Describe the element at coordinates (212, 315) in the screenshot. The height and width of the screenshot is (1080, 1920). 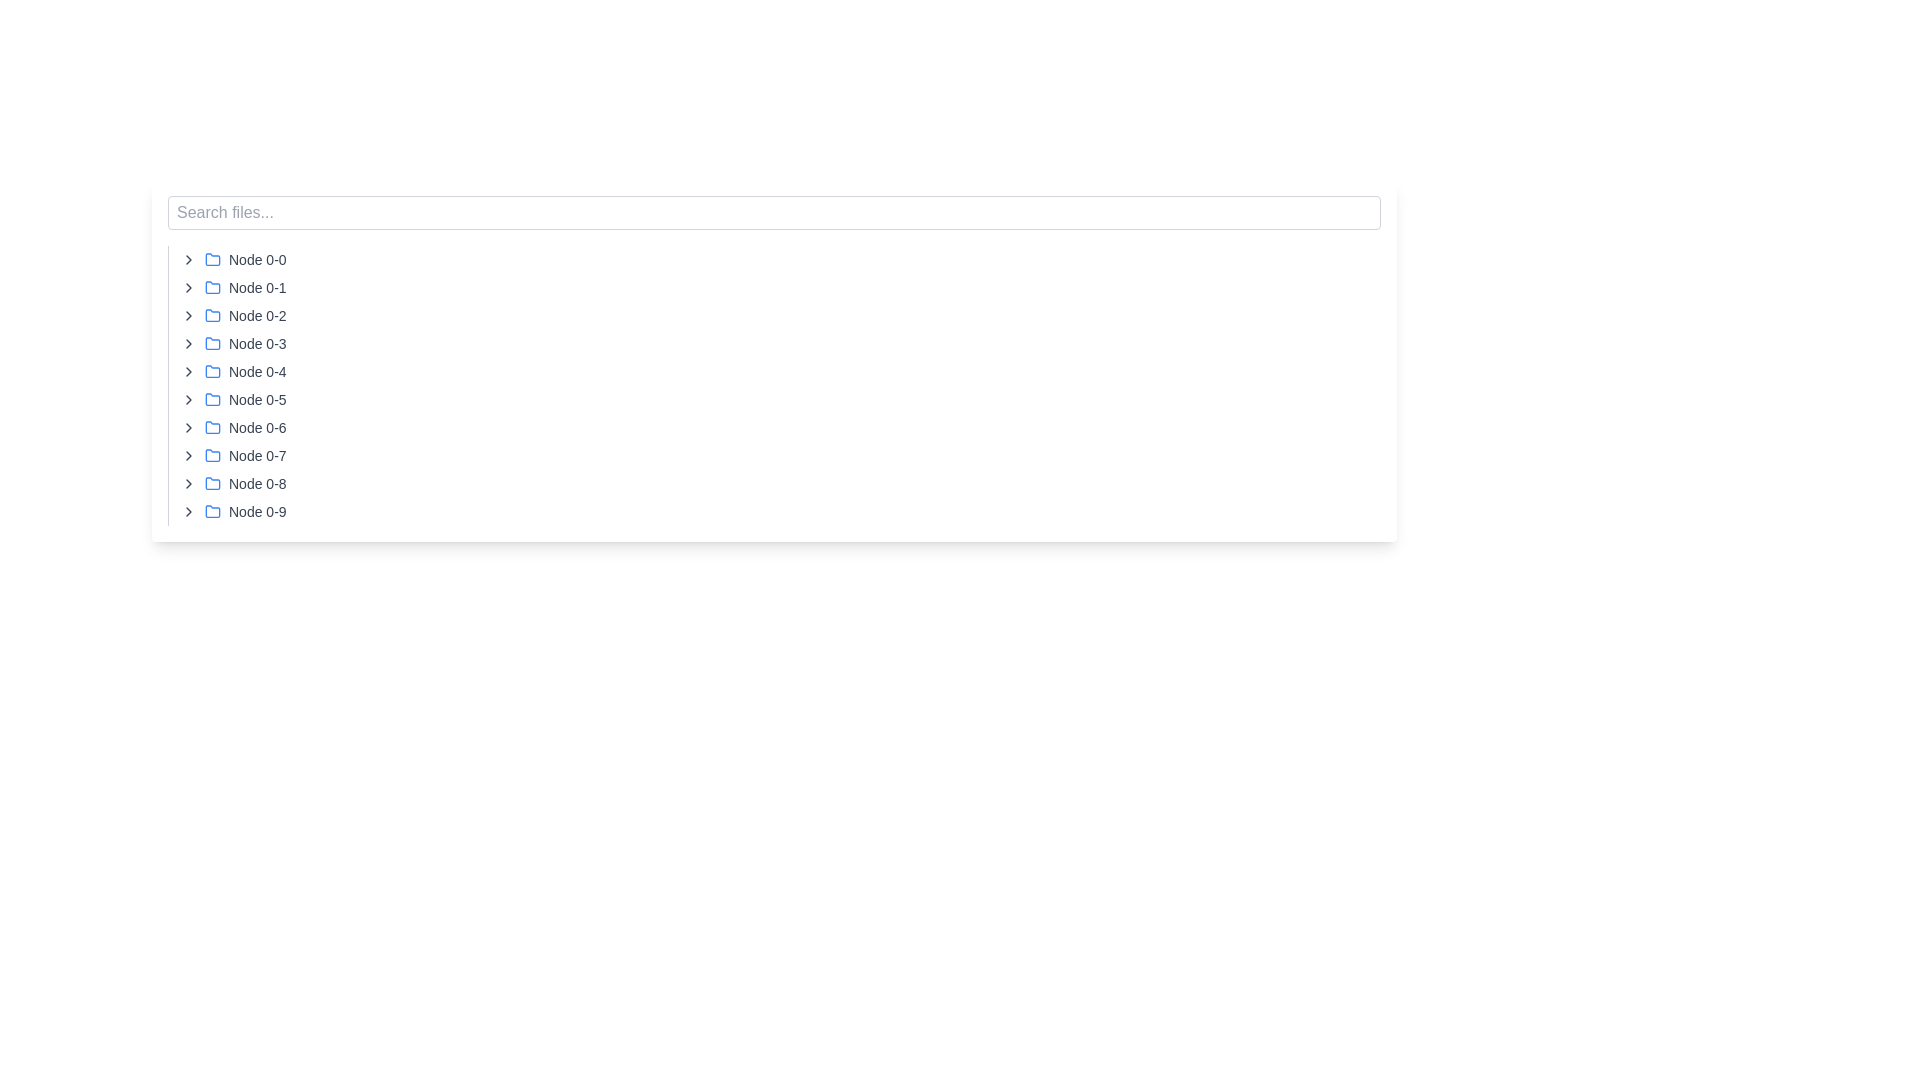
I see `the folder icon located` at that location.